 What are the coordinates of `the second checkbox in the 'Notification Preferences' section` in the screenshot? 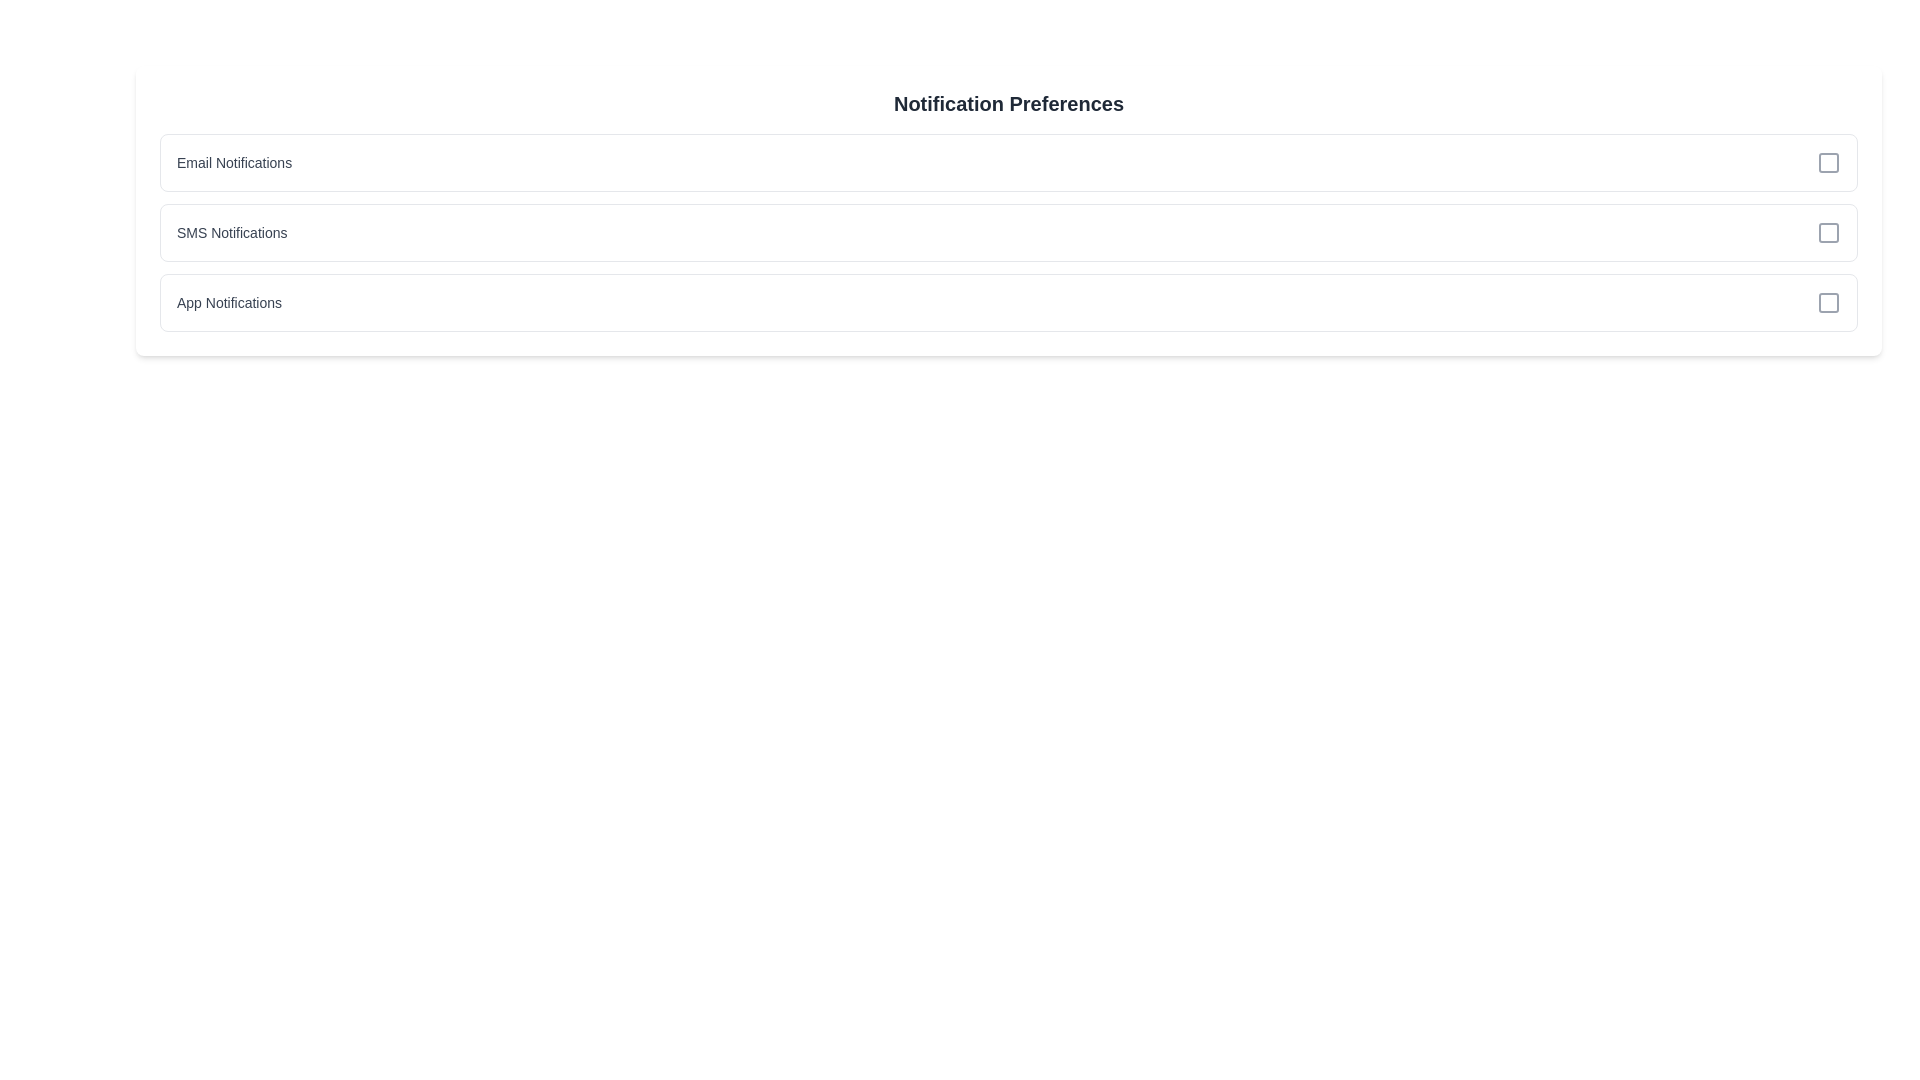 It's located at (1828, 231).